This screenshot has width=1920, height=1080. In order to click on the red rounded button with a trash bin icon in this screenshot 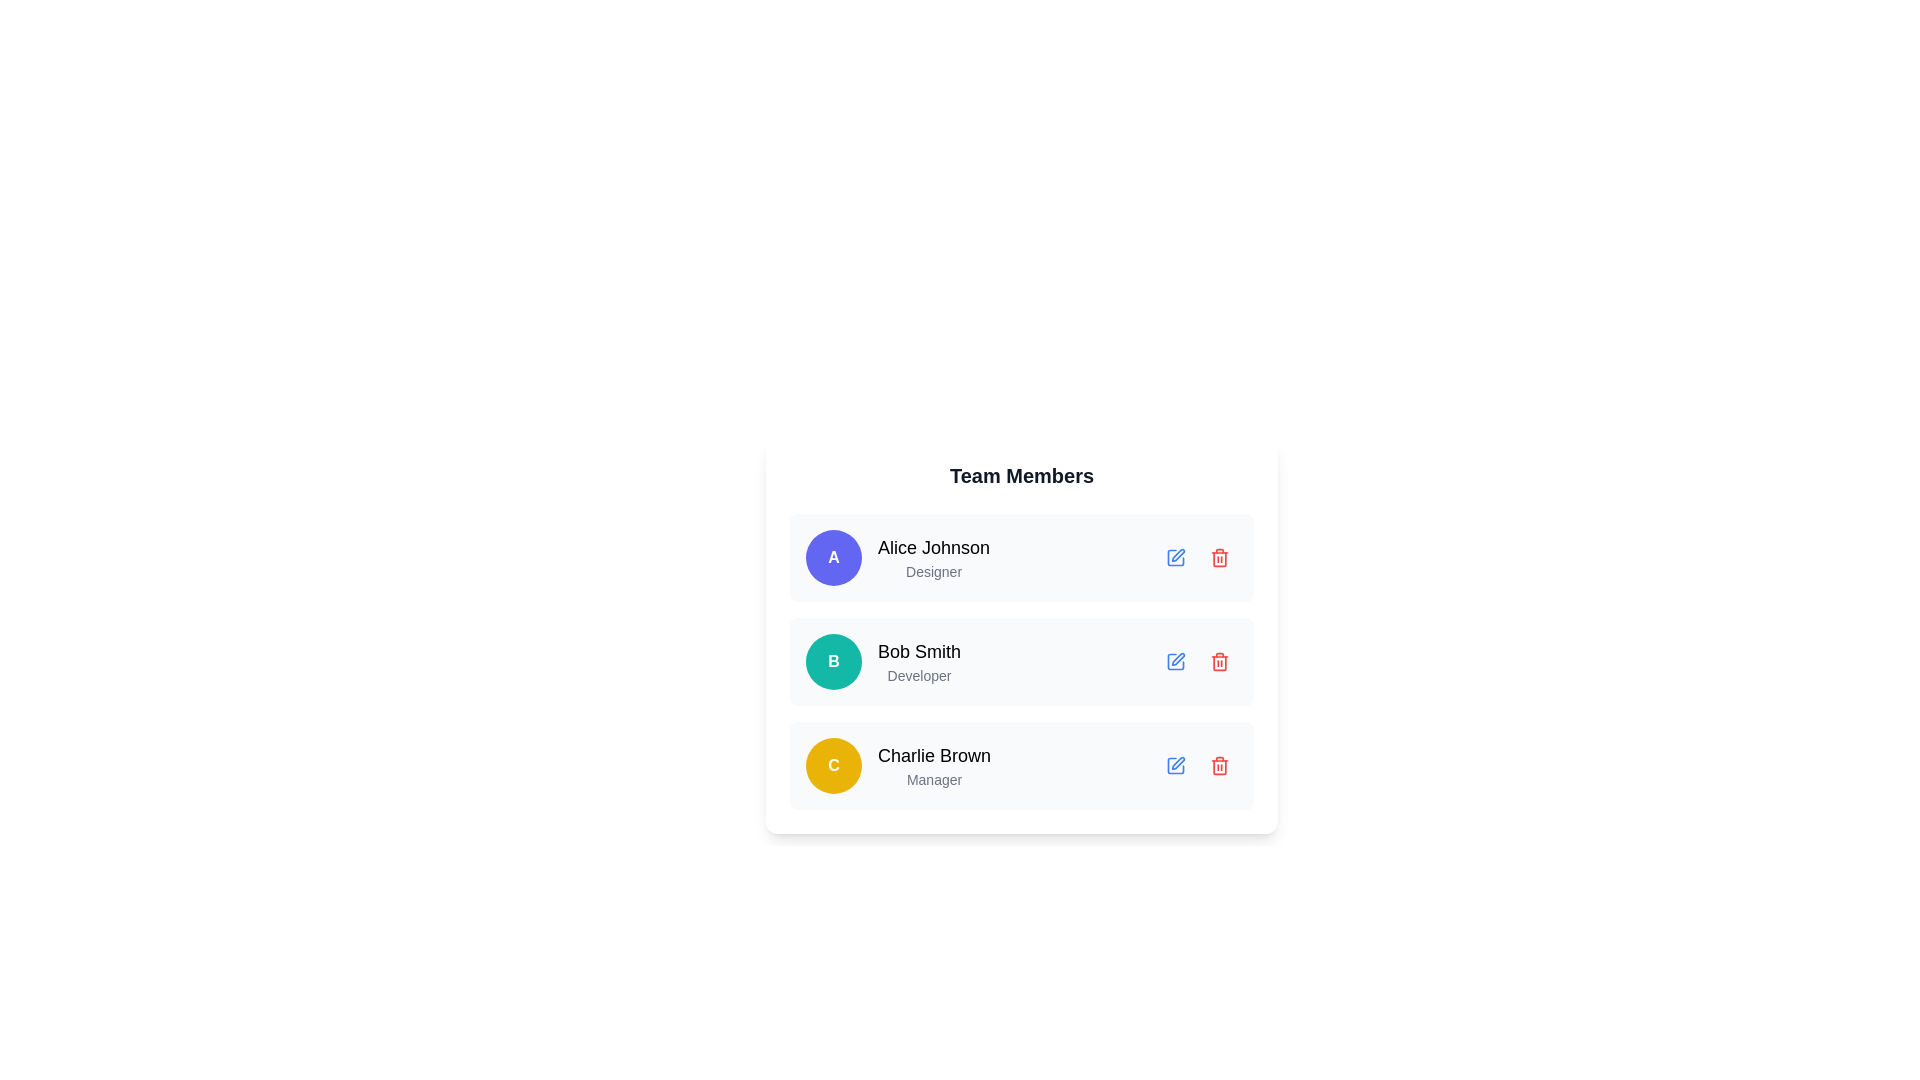, I will do `click(1218, 765)`.